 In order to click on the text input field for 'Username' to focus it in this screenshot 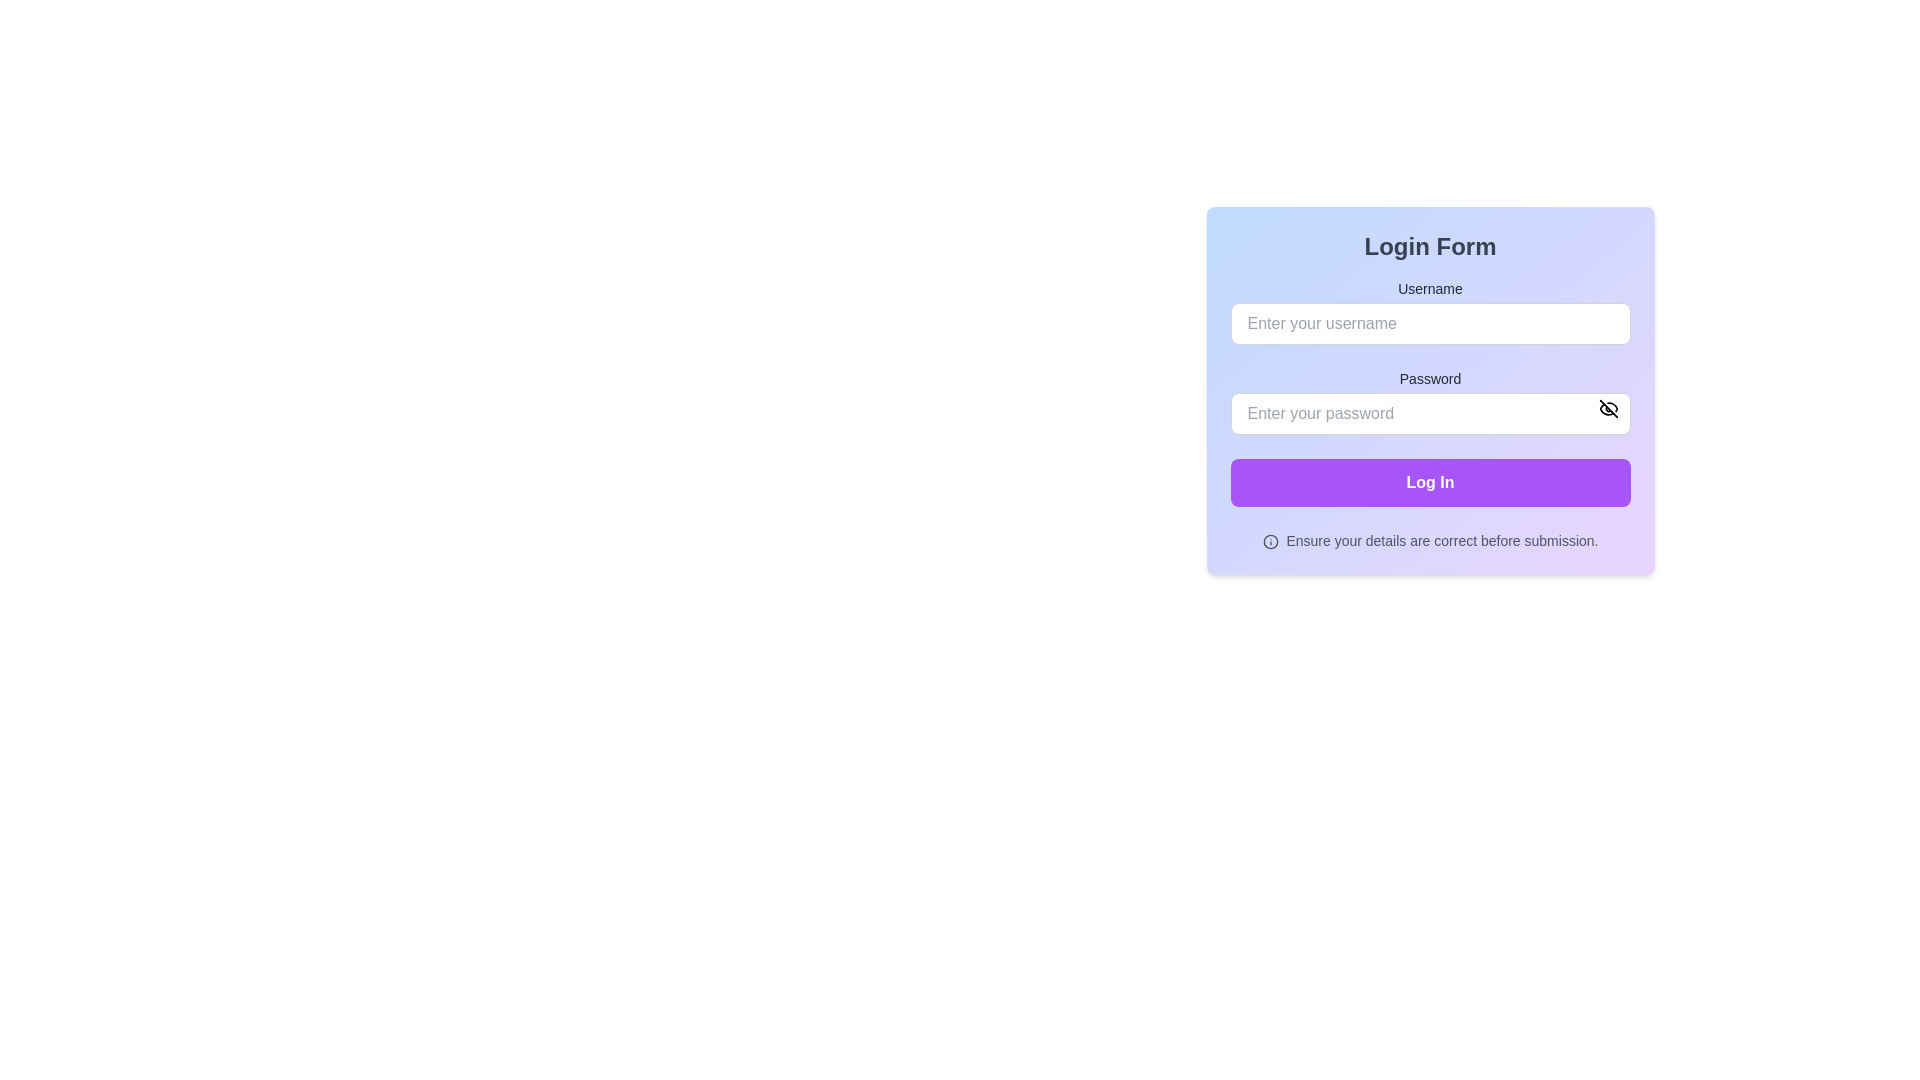, I will do `click(1429, 312)`.